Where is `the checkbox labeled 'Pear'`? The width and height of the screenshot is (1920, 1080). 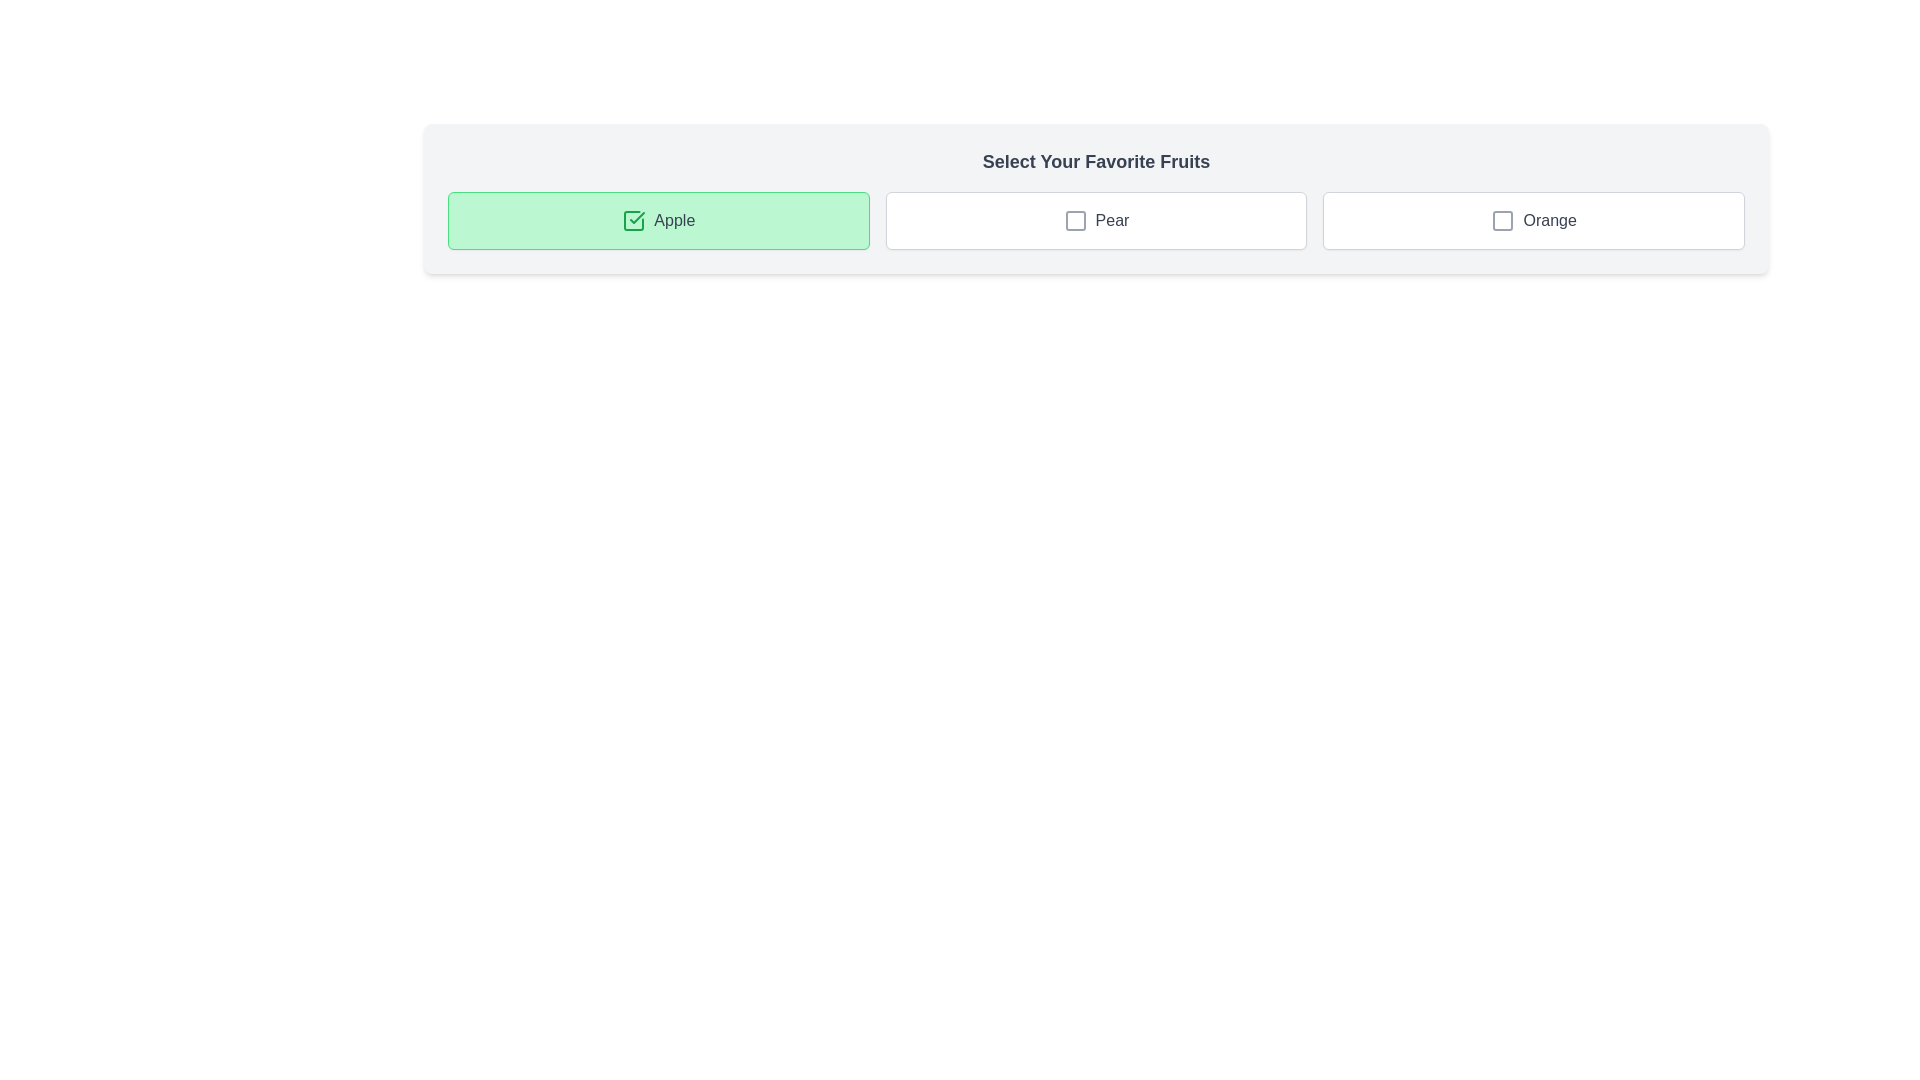 the checkbox labeled 'Pear' is located at coordinates (1095, 220).